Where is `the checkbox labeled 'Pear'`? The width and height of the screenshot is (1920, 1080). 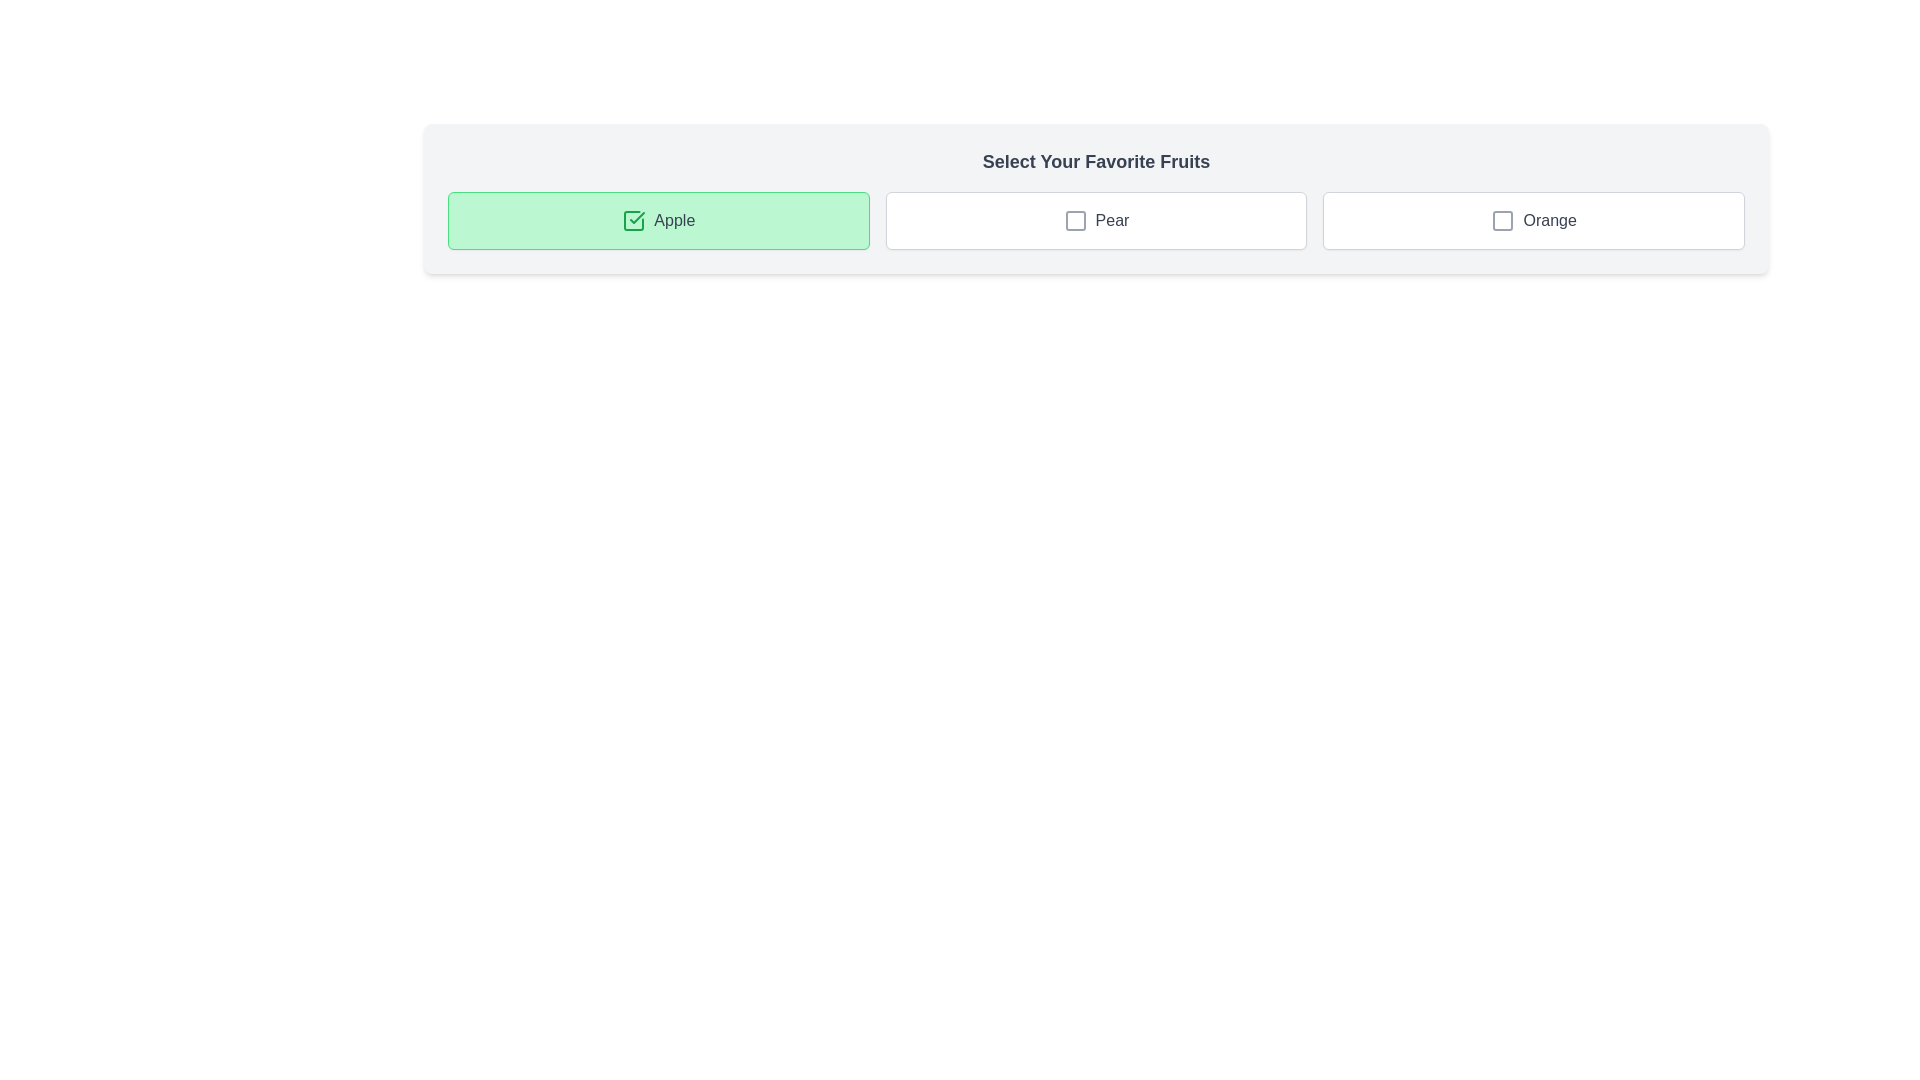 the checkbox labeled 'Pear' is located at coordinates (1095, 220).